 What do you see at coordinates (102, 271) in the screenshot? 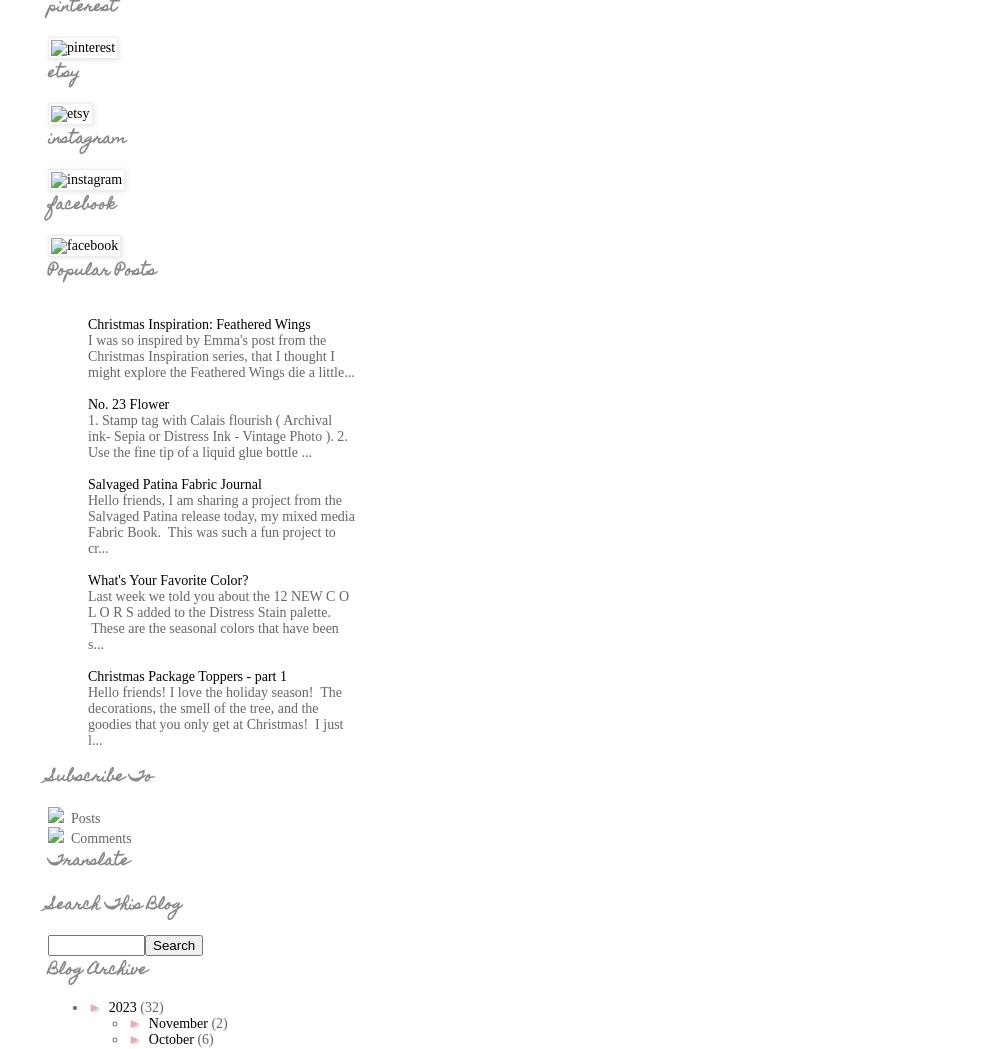
I see `'Popular Posts'` at bounding box center [102, 271].